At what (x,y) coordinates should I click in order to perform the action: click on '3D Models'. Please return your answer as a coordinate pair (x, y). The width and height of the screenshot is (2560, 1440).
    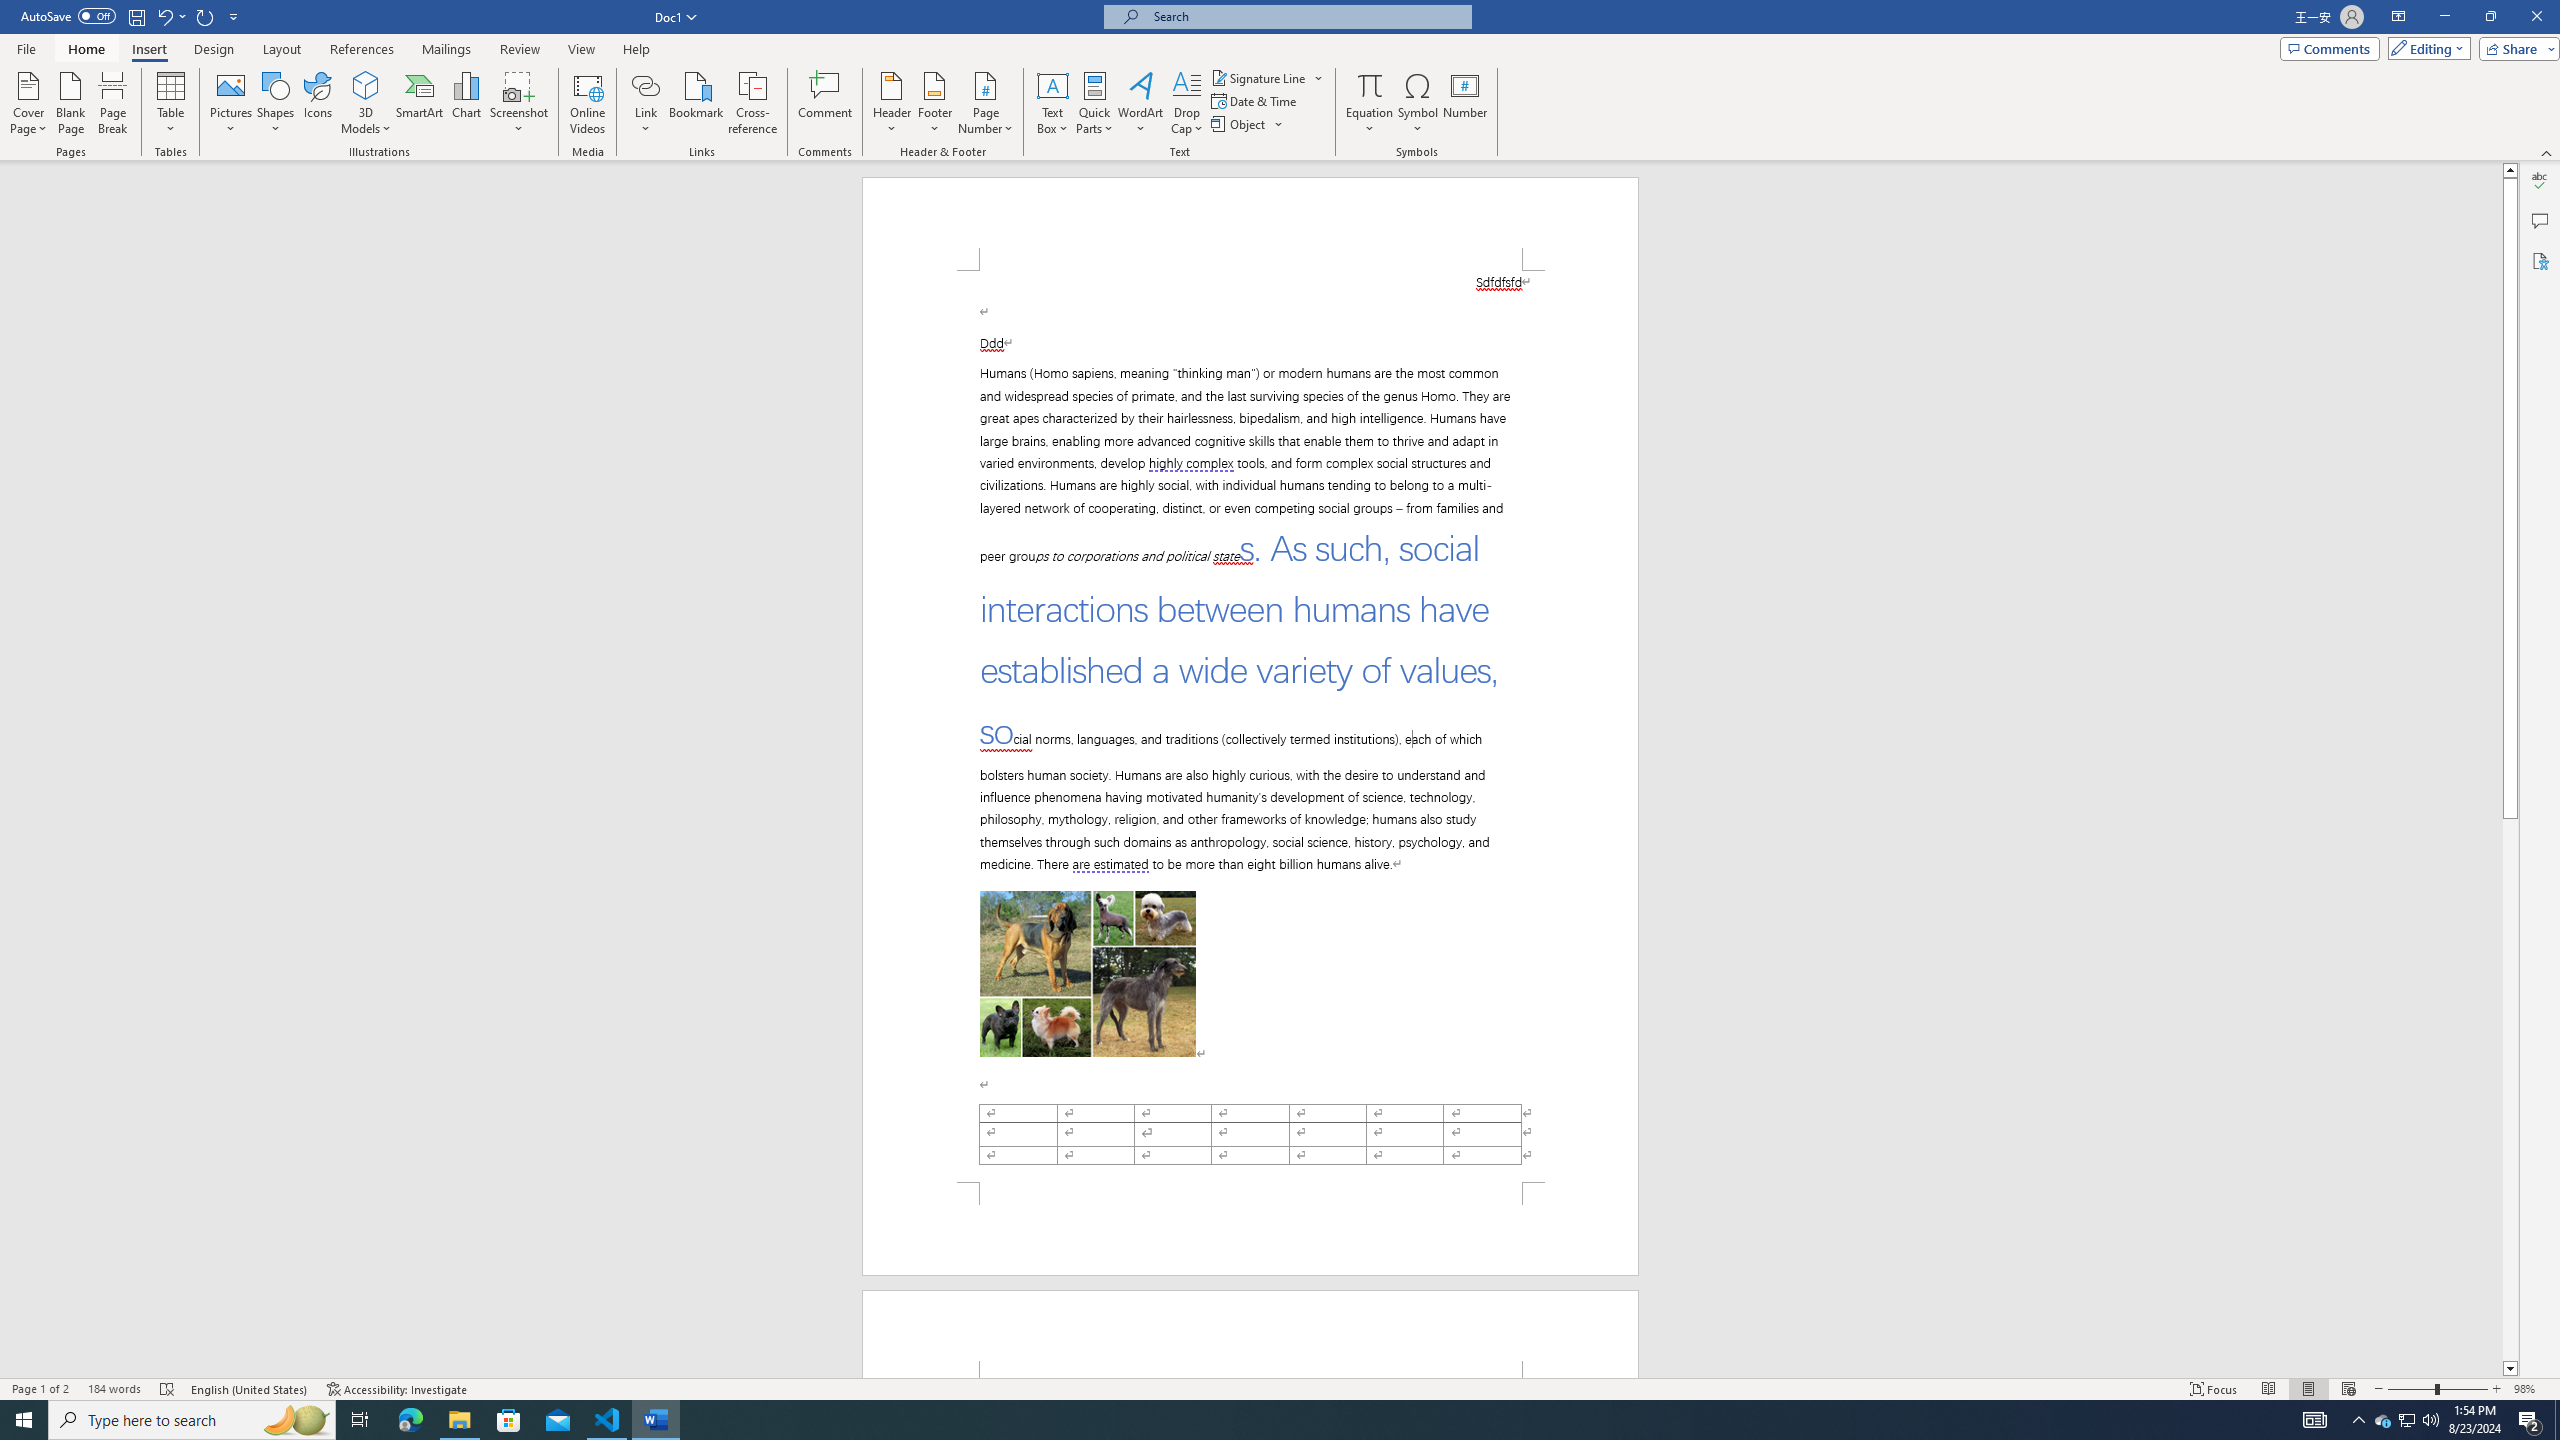
    Looking at the image, I should click on (366, 103).